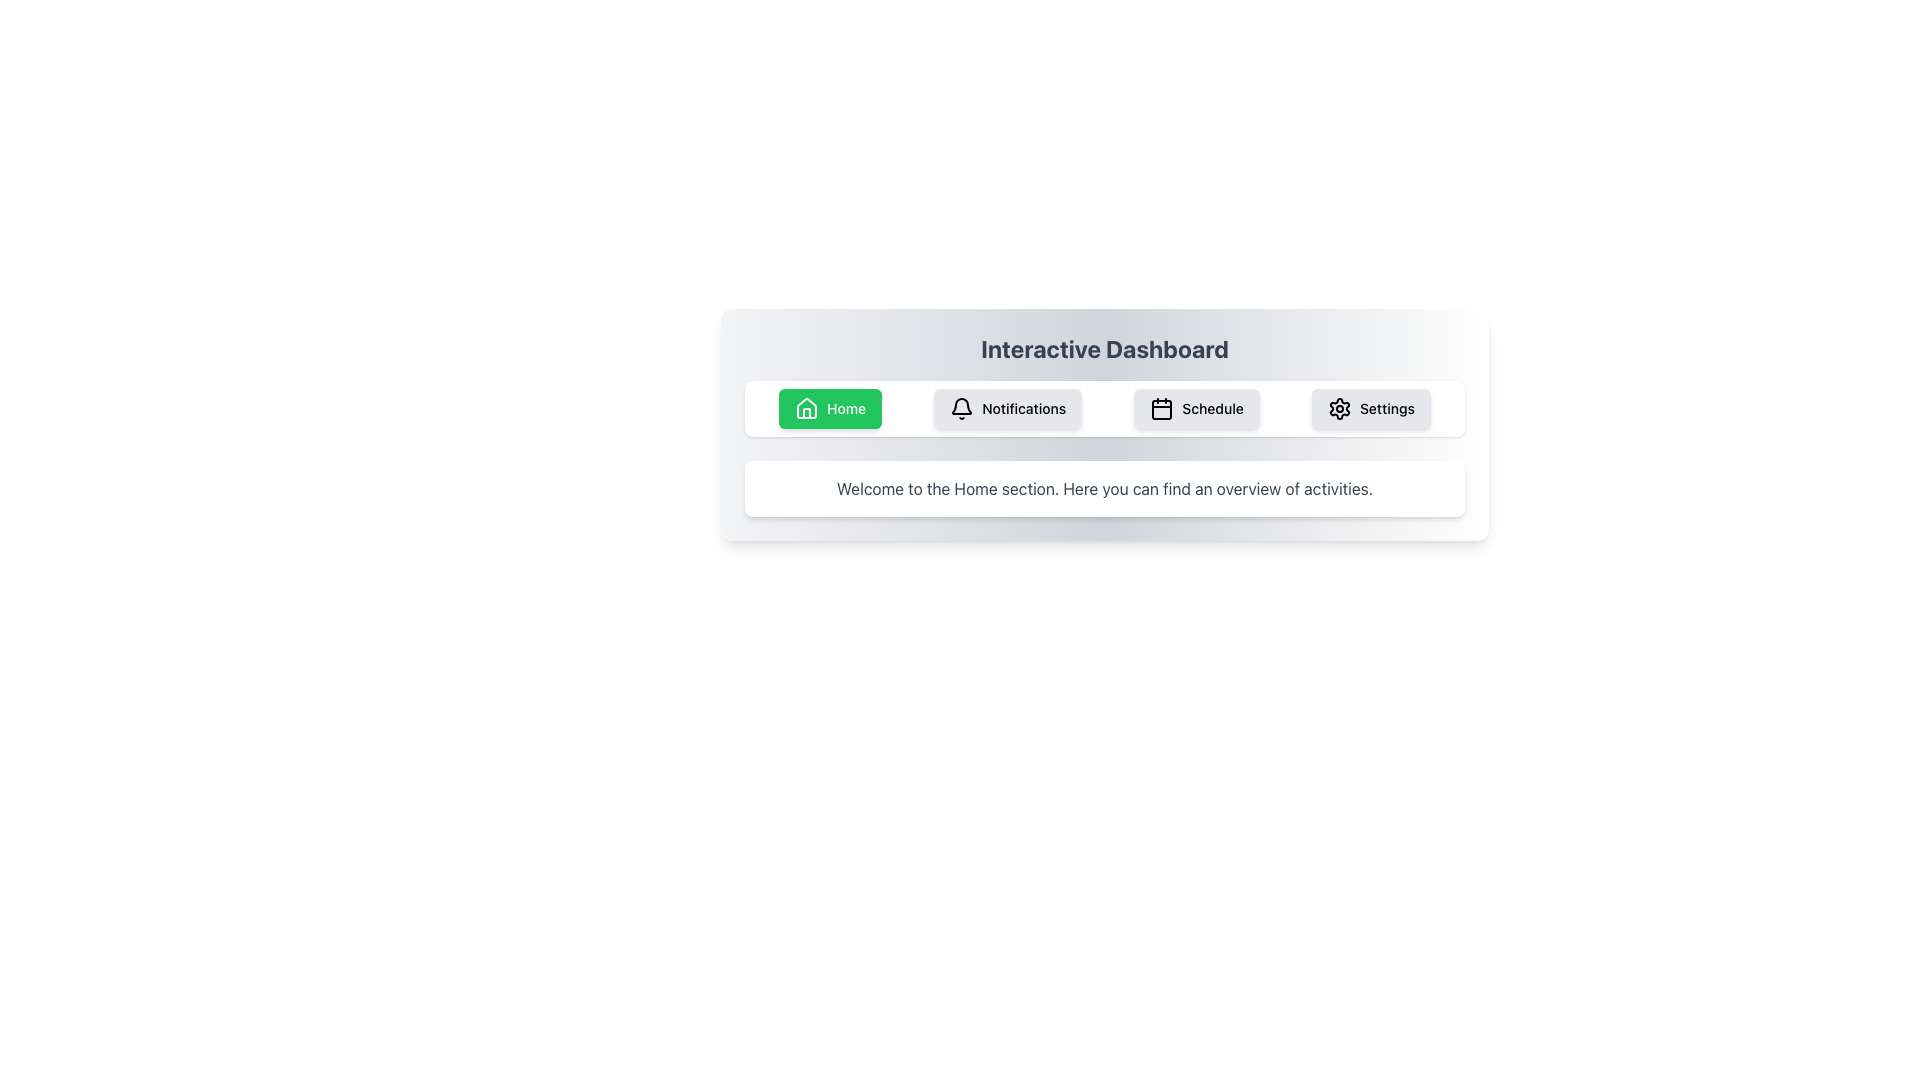 This screenshot has height=1080, width=1920. I want to click on the 'Settings' button, which is the fourth and rightmost button in the horizontal group situated in the middle upper section of the interface, to observe the focus change, so click(1370, 407).